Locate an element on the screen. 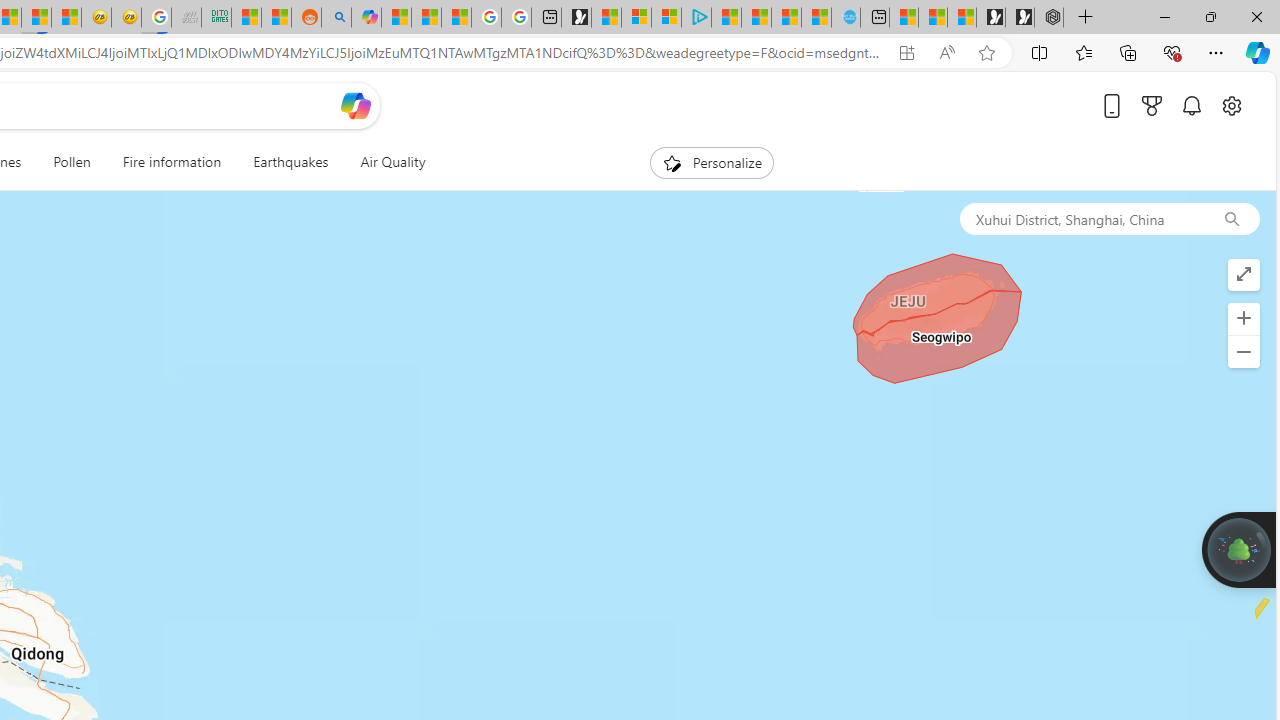 Image resolution: width=1280 pixels, height=720 pixels. 'Xuhui District, Shanghai, China' is located at coordinates (1080, 218).